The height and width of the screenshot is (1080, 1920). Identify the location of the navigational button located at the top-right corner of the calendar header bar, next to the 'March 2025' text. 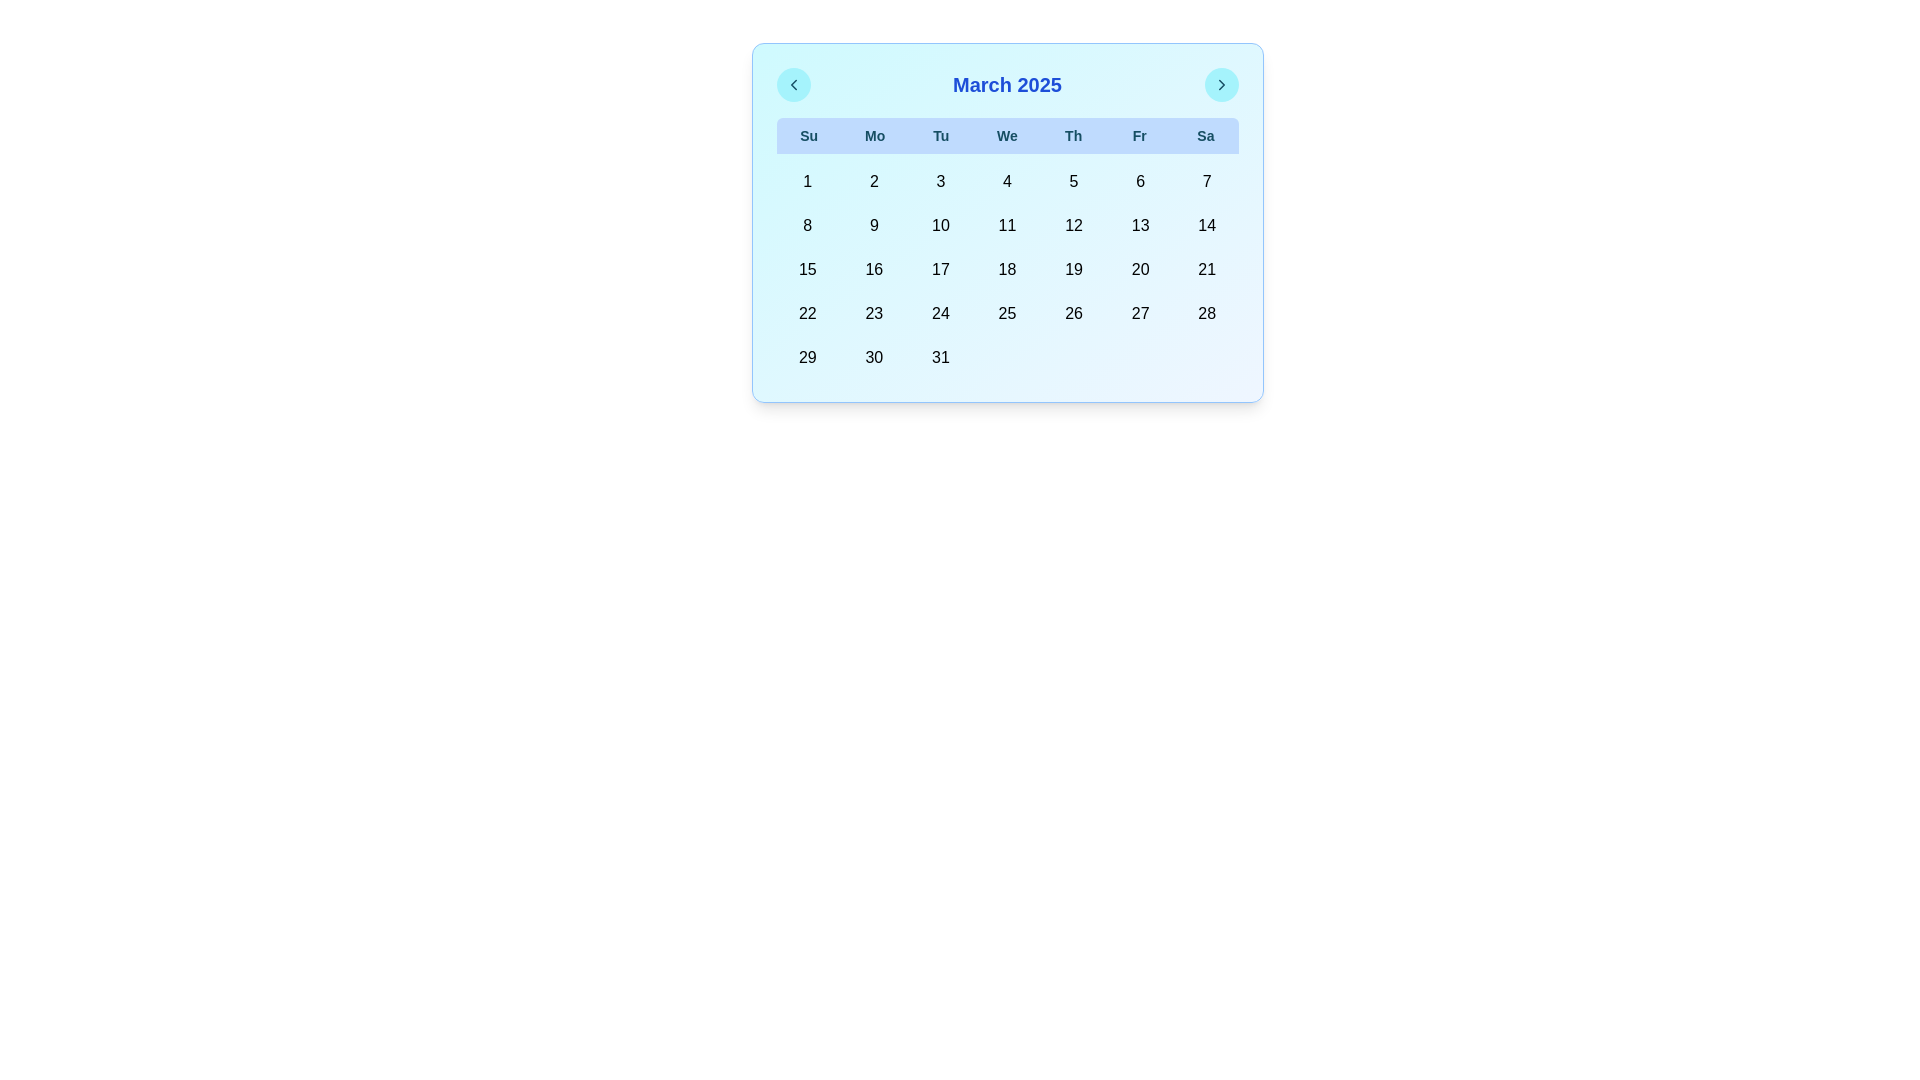
(1220, 83).